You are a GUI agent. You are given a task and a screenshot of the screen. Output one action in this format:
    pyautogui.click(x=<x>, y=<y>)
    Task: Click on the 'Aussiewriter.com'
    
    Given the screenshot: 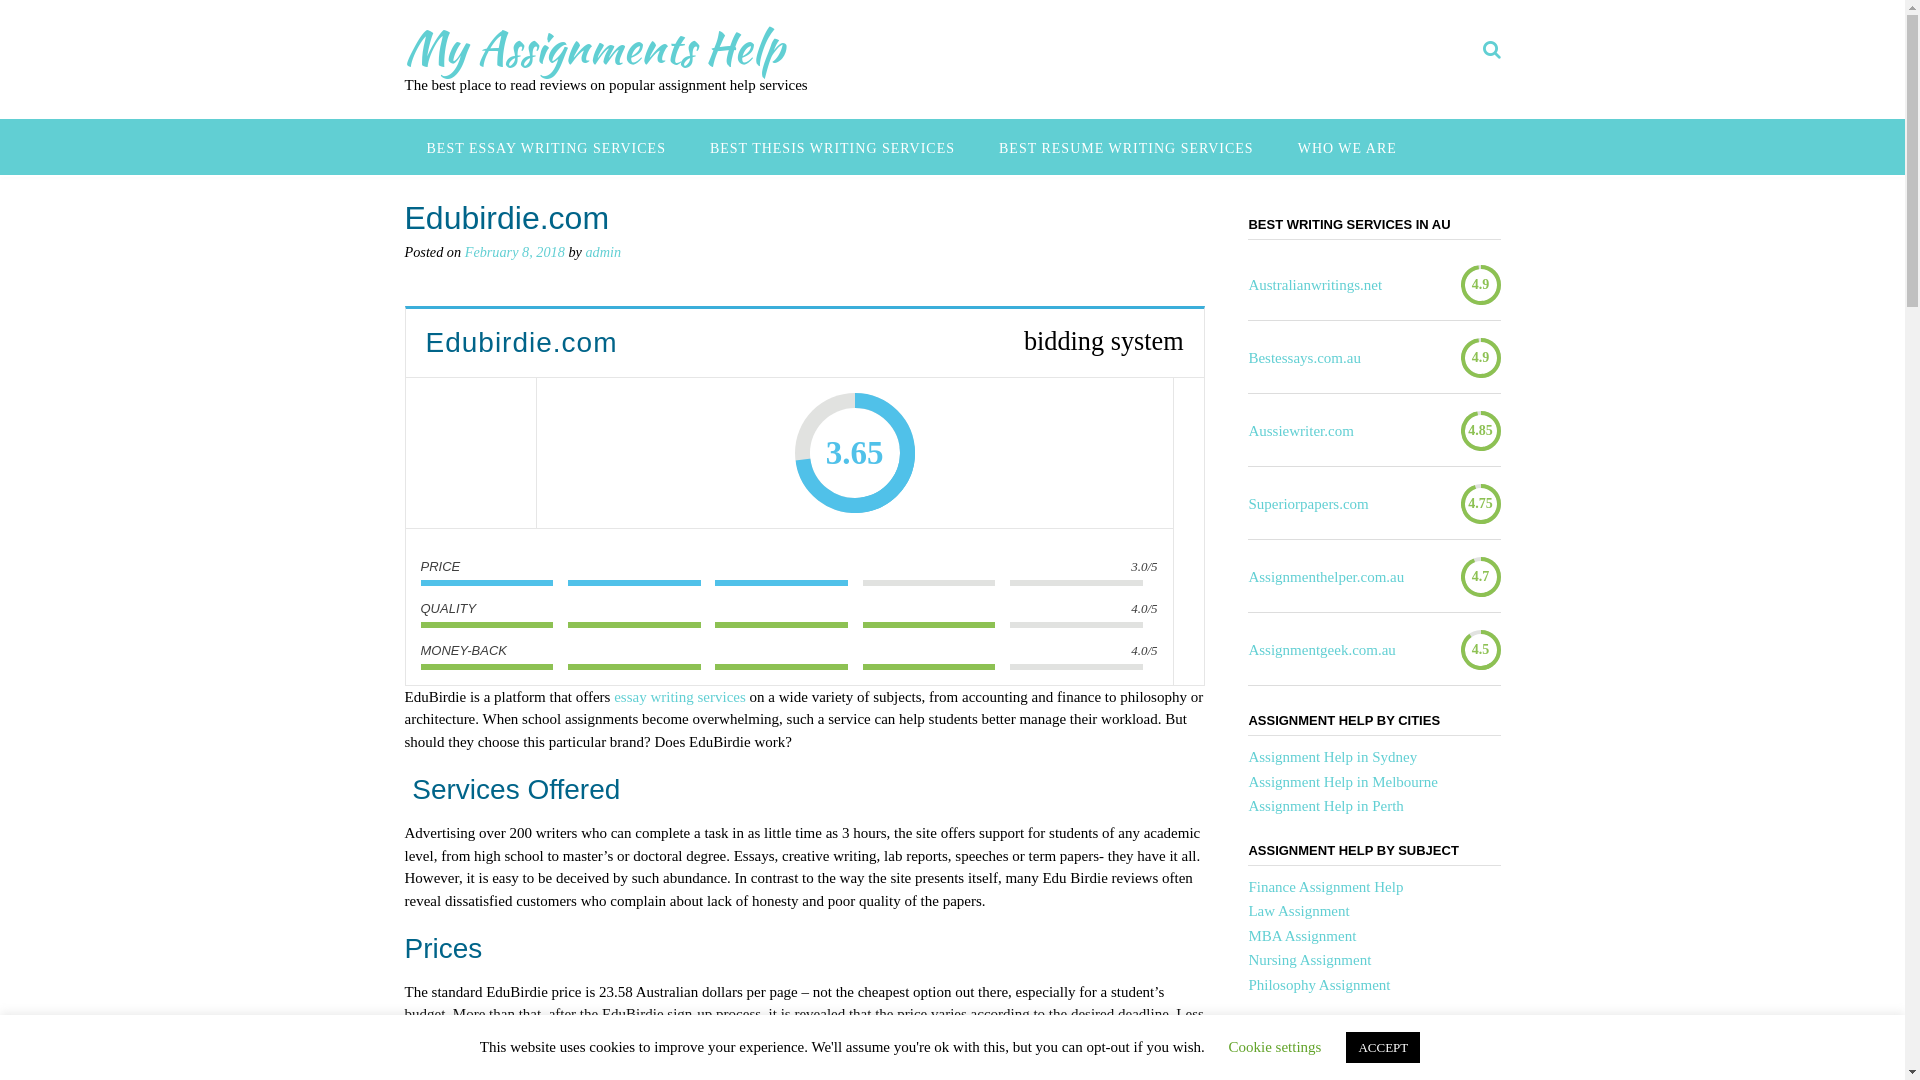 What is the action you would take?
    pyautogui.click(x=1300, y=430)
    